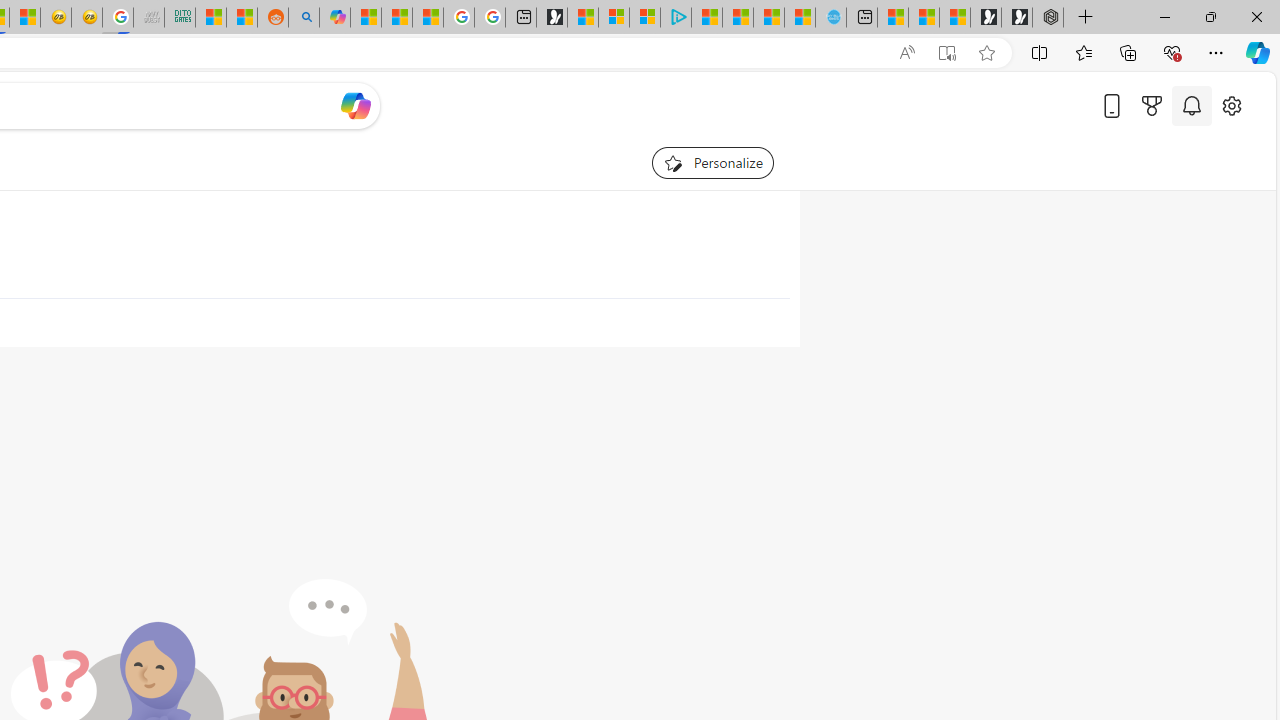  What do you see at coordinates (1171, 51) in the screenshot?
I see `'Browser essentials'` at bounding box center [1171, 51].